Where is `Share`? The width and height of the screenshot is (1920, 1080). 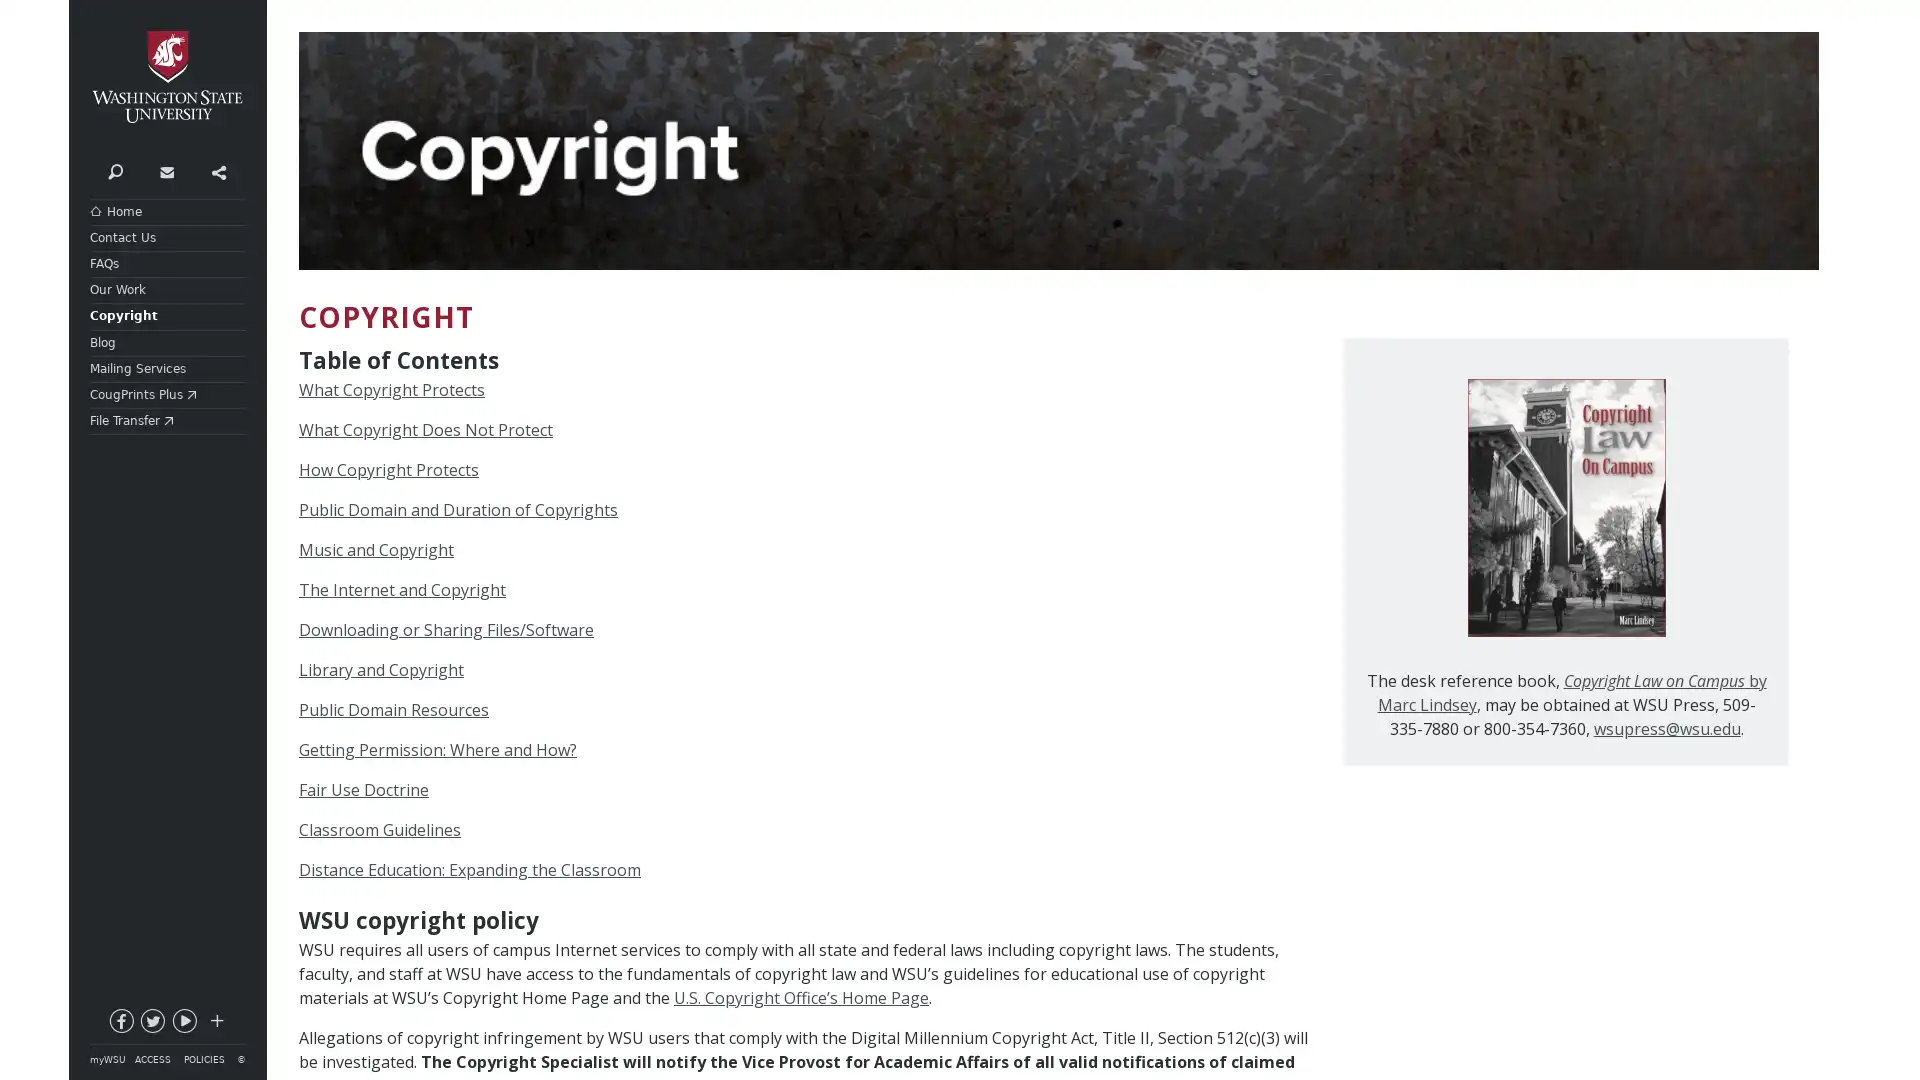 Share is located at coordinates (217, 169).